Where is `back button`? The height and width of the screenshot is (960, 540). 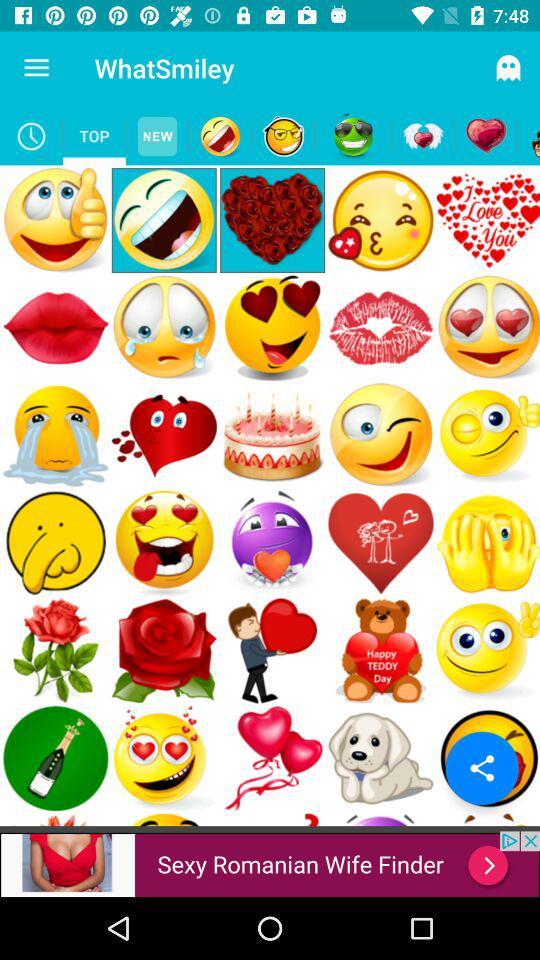
back button is located at coordinates (528, 135).